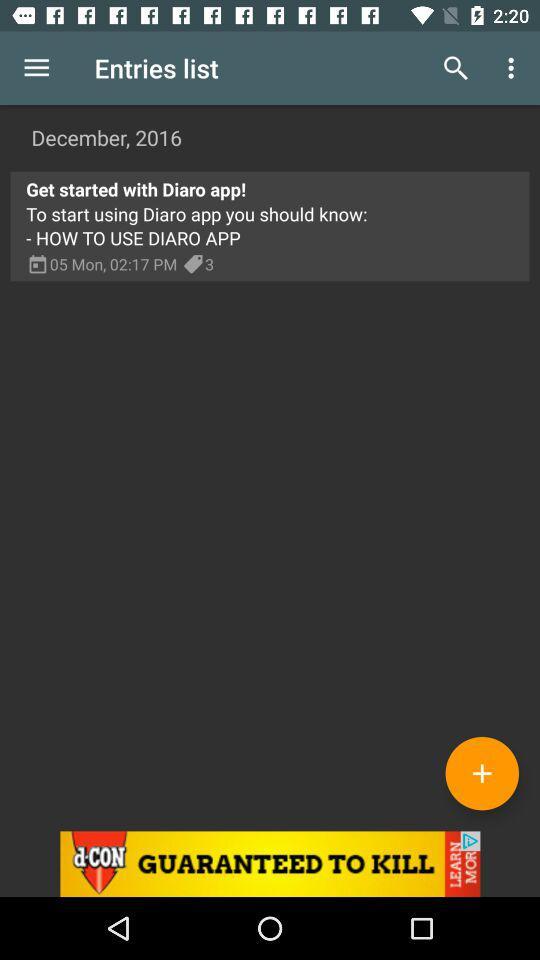  Describe the element at coordinates (270, 863) in the screenshot. I see `advertisement` at that location.